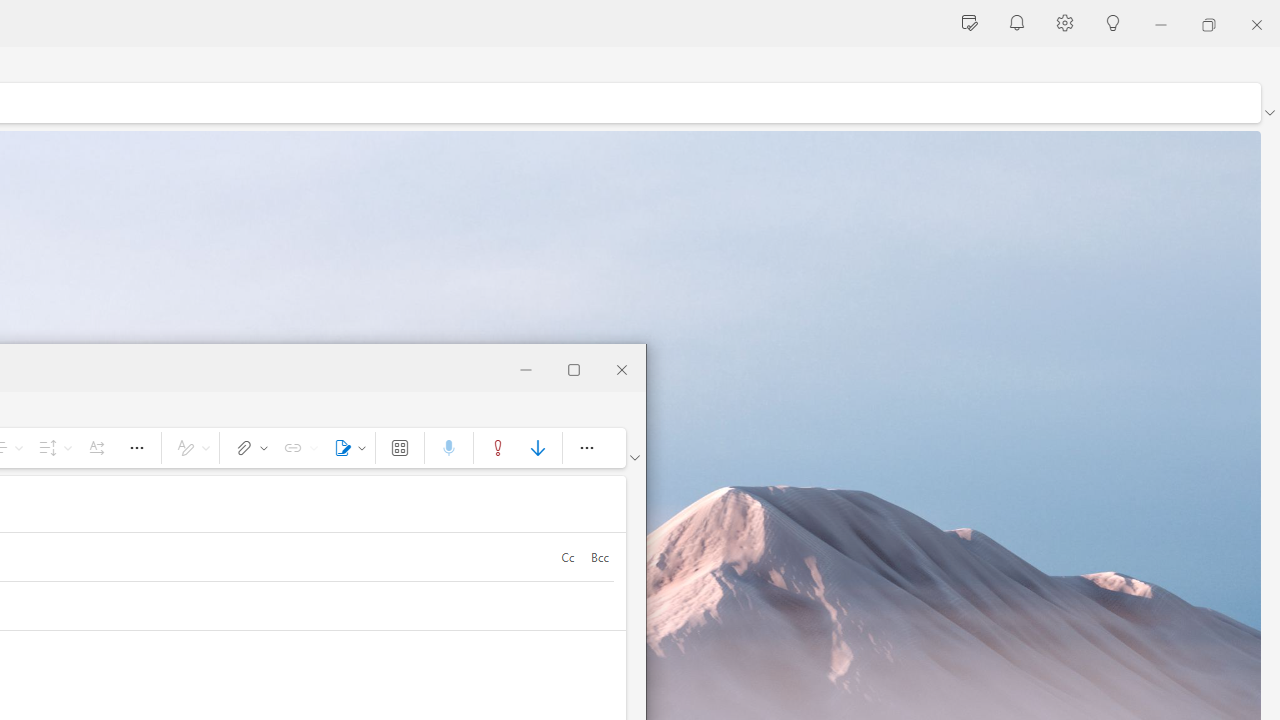  I want to click on 'High importance', so click(497, 446).